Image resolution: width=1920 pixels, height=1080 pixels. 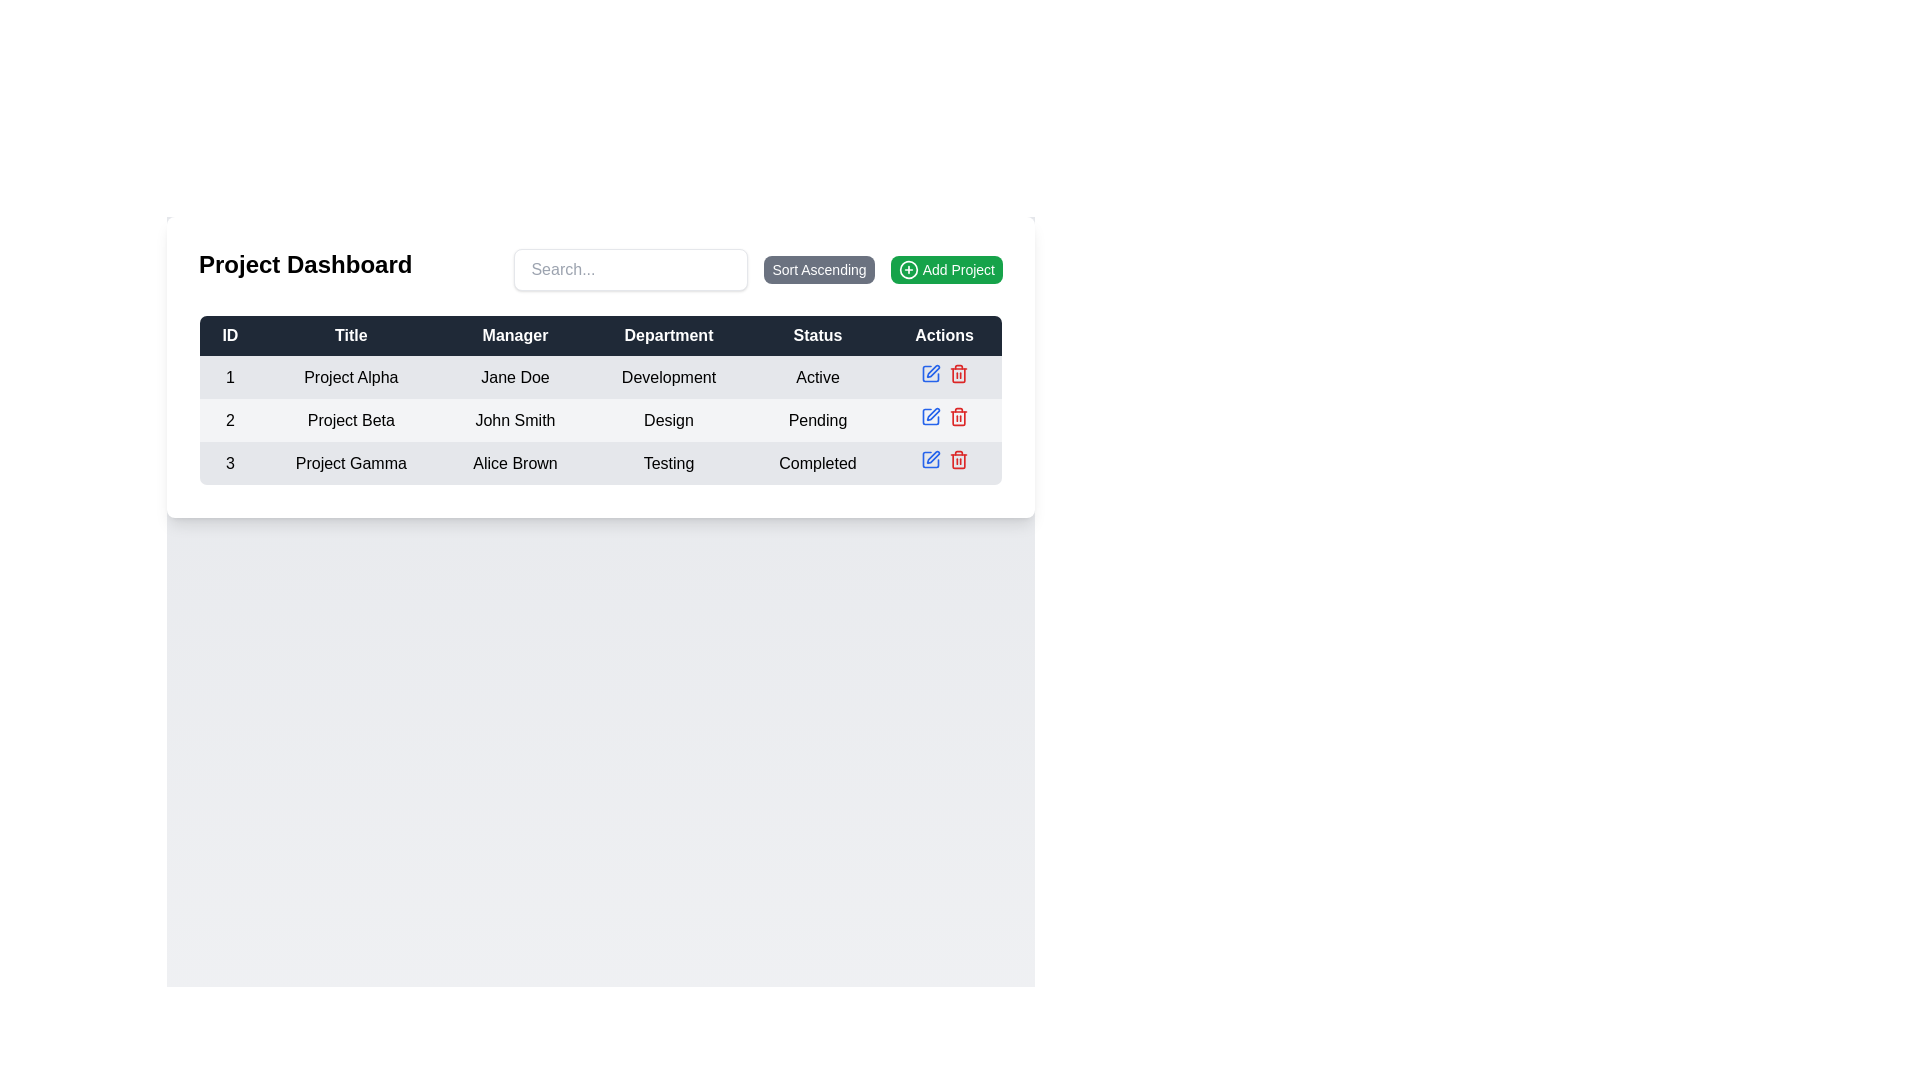 What do you see at coordinates (957, 374) in the screenshot?
I see `the red trash bin icon in the third row of the 'Actions' column to initiate a delete action` at bounding box center [957, 374].